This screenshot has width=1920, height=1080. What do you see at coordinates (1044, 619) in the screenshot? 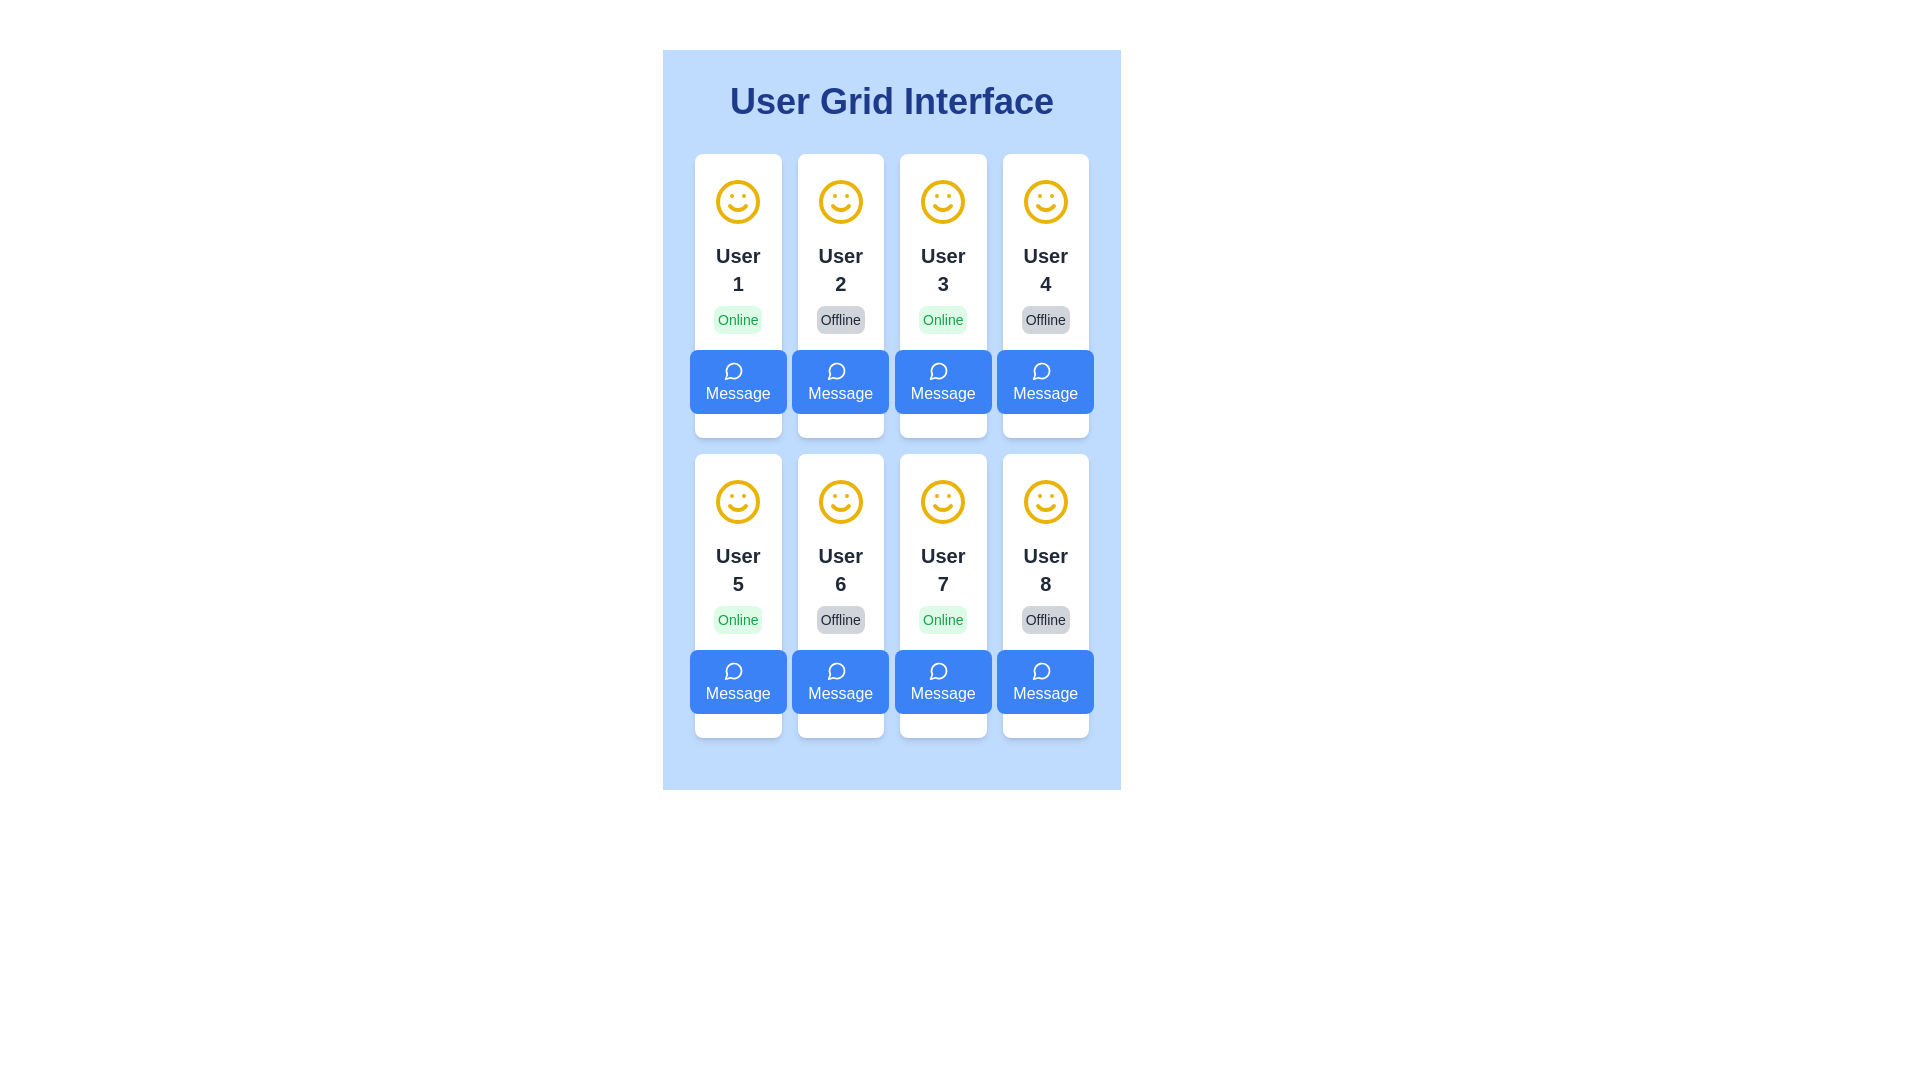
I see `the non-interactive status label indicating that 'User 8' is 'Offline', located between the 'User 8' label and the 'Message' button` at bounding box center [1044, 619].